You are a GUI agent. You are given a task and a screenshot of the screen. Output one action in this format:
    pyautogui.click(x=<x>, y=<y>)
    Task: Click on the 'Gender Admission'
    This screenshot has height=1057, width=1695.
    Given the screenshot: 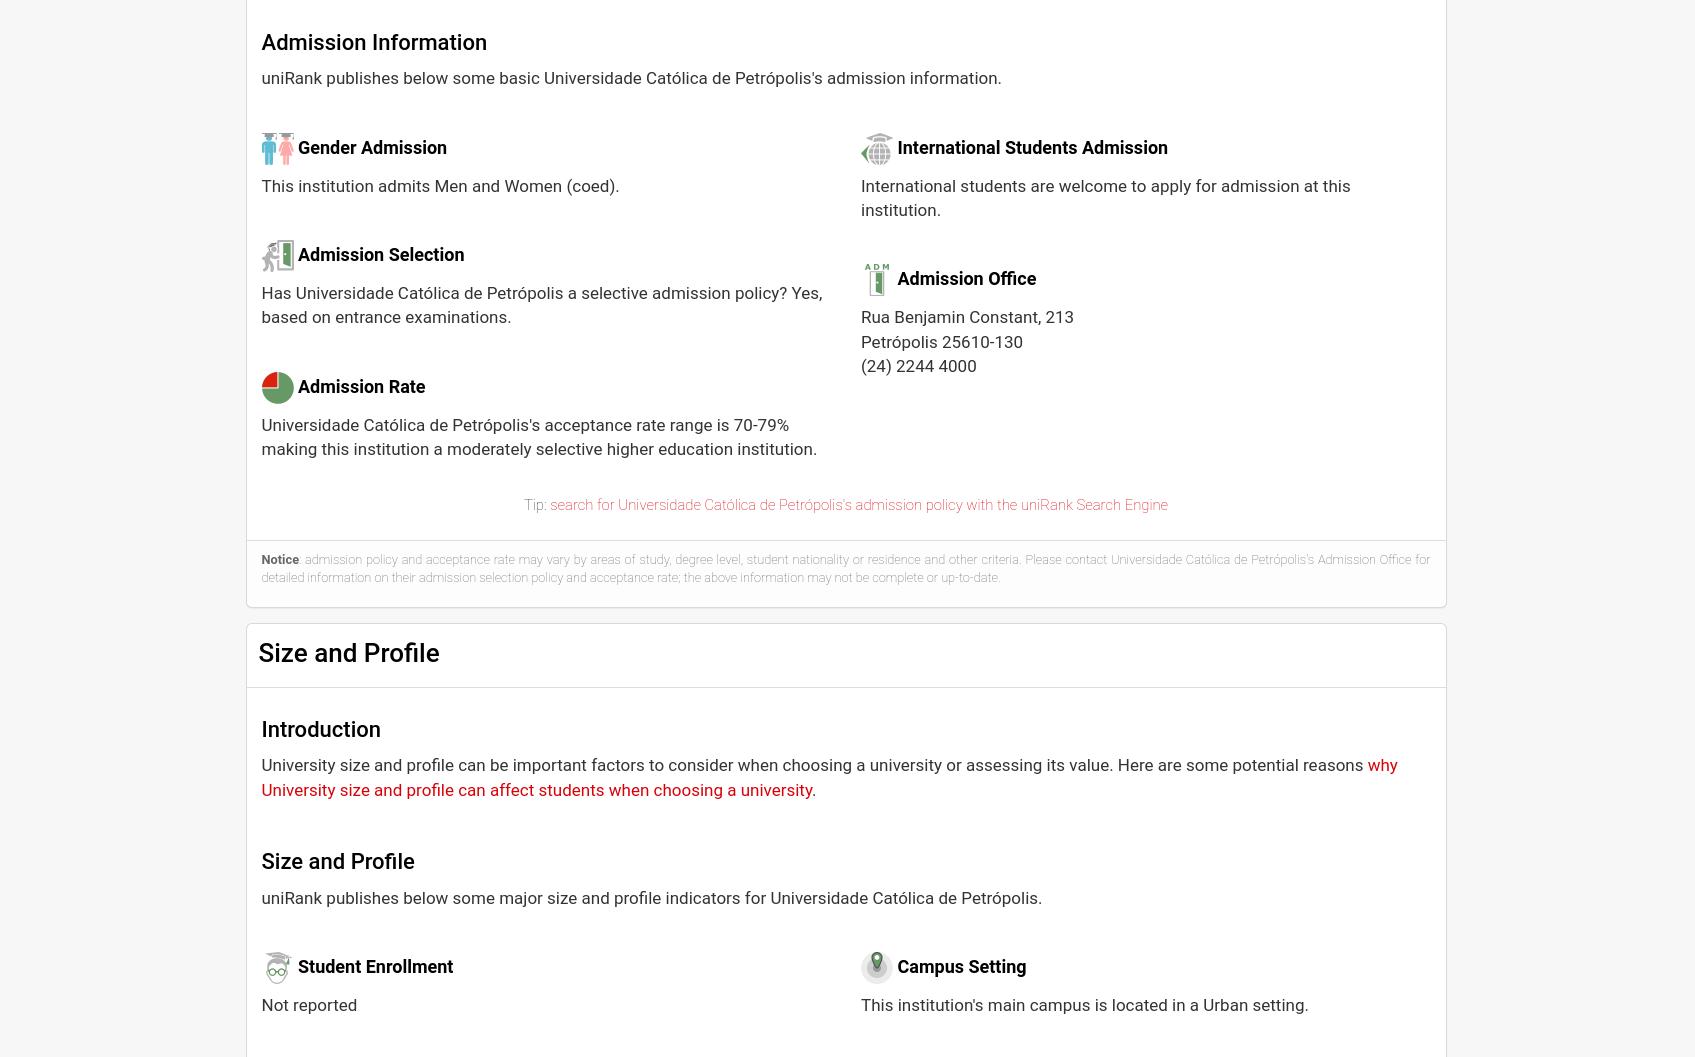 What is the action you would take?
    pyautogui.click(x=296, y=145)
    